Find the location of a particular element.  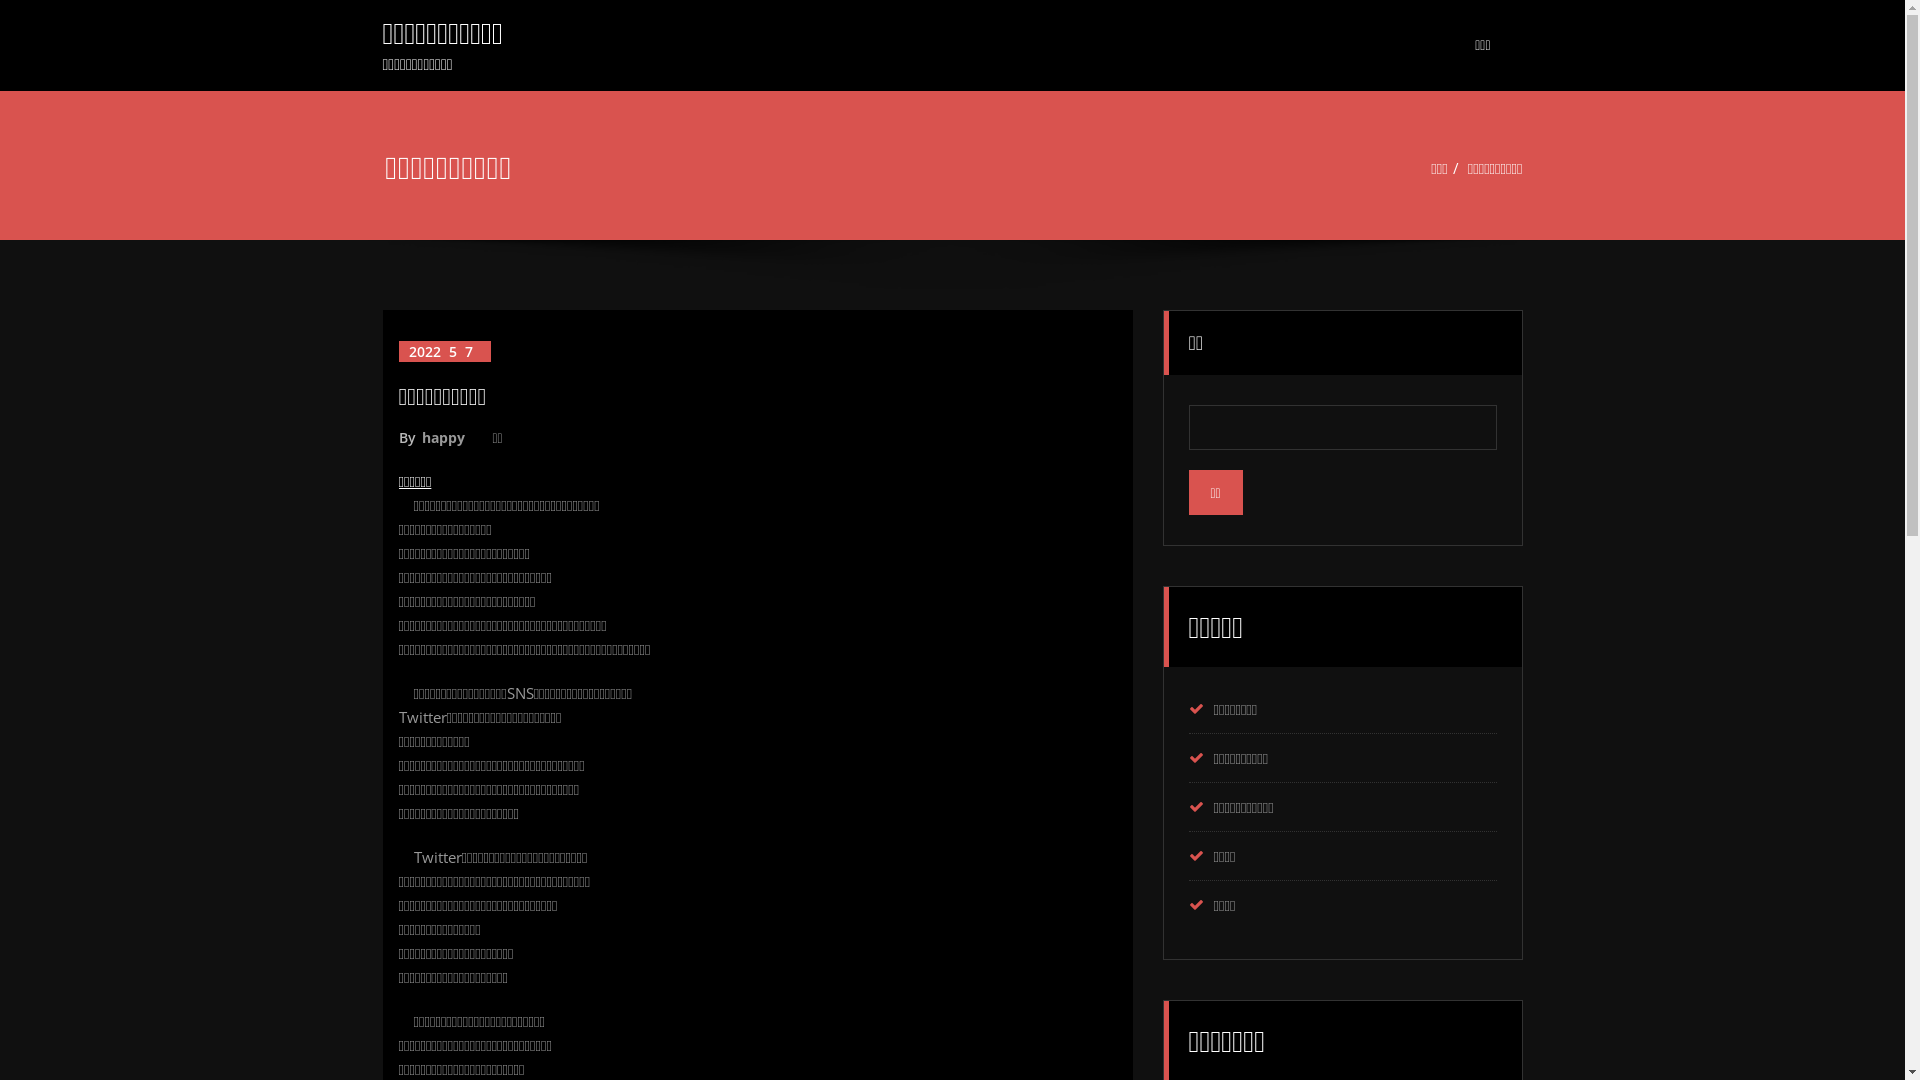

'happy' is located at coordinates (441, 436).